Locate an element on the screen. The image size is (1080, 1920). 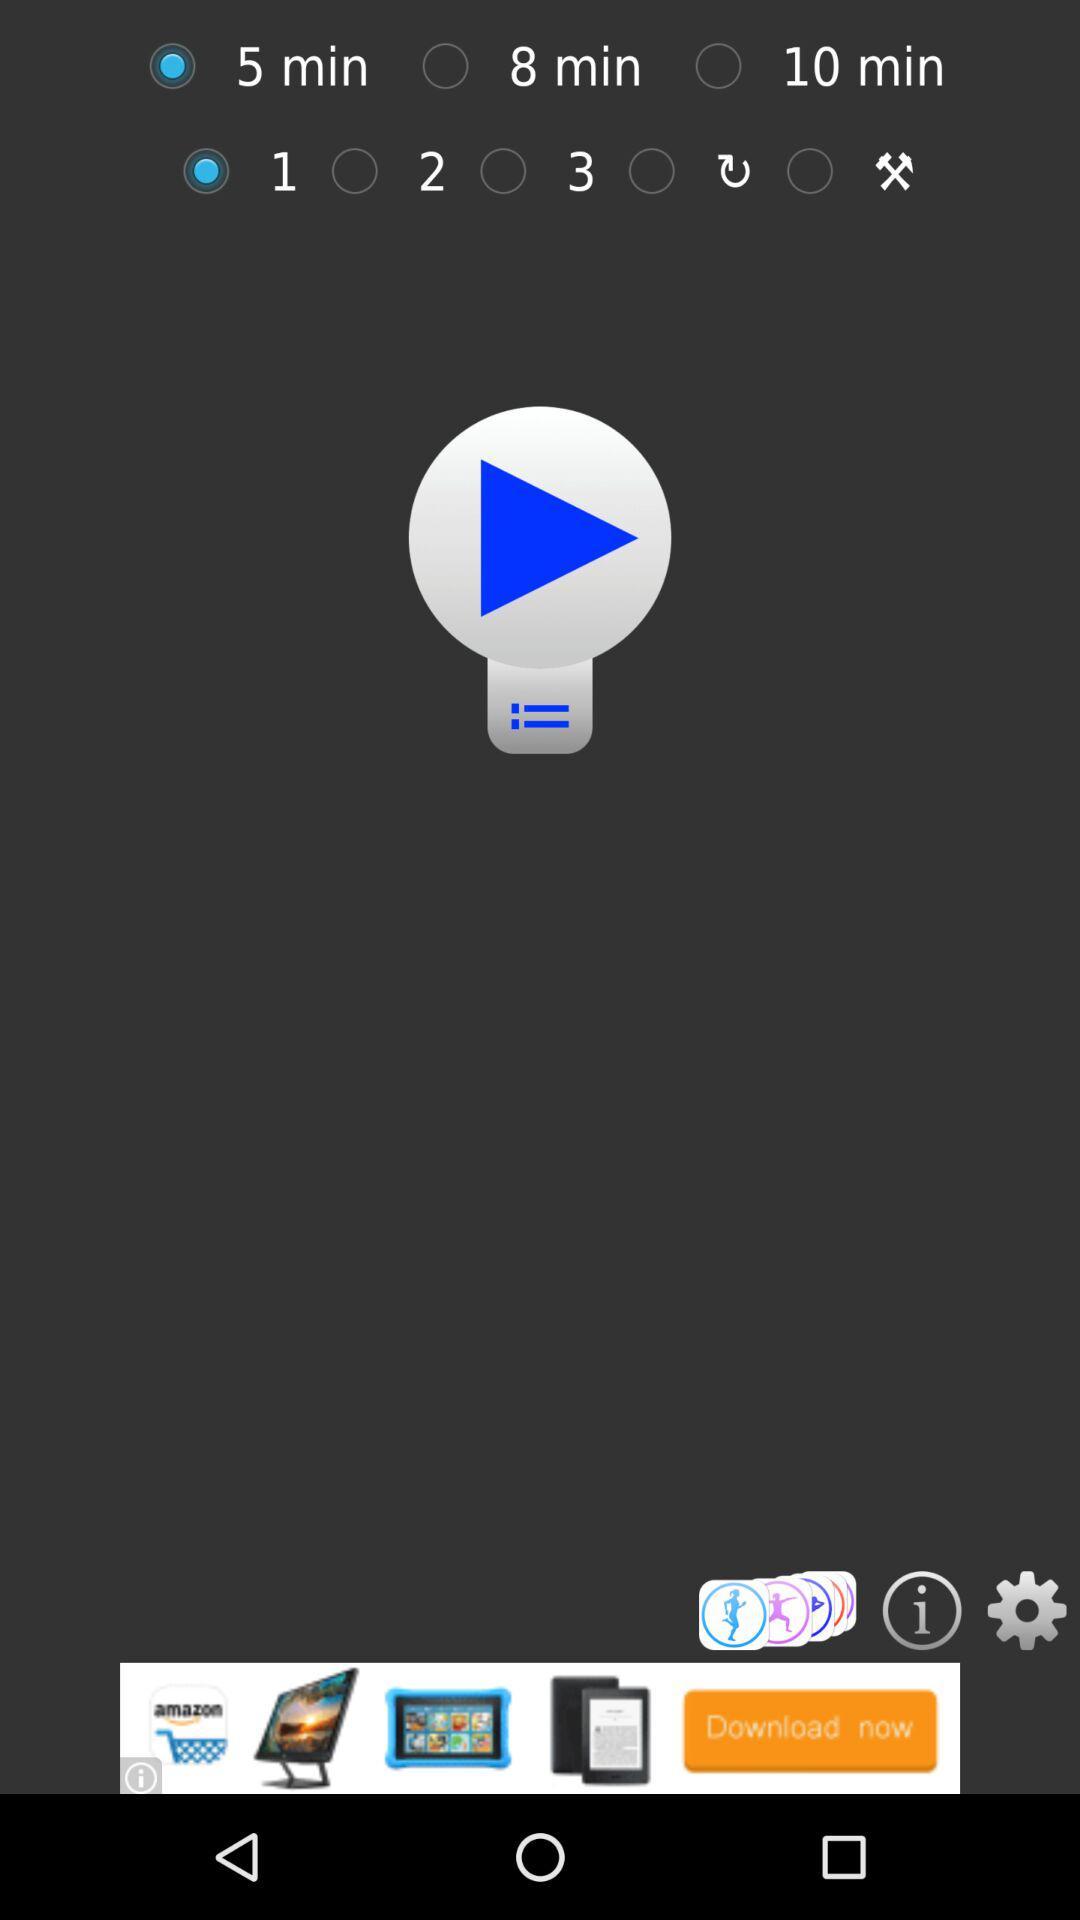
settings is located at coordinates (1027, 1610).